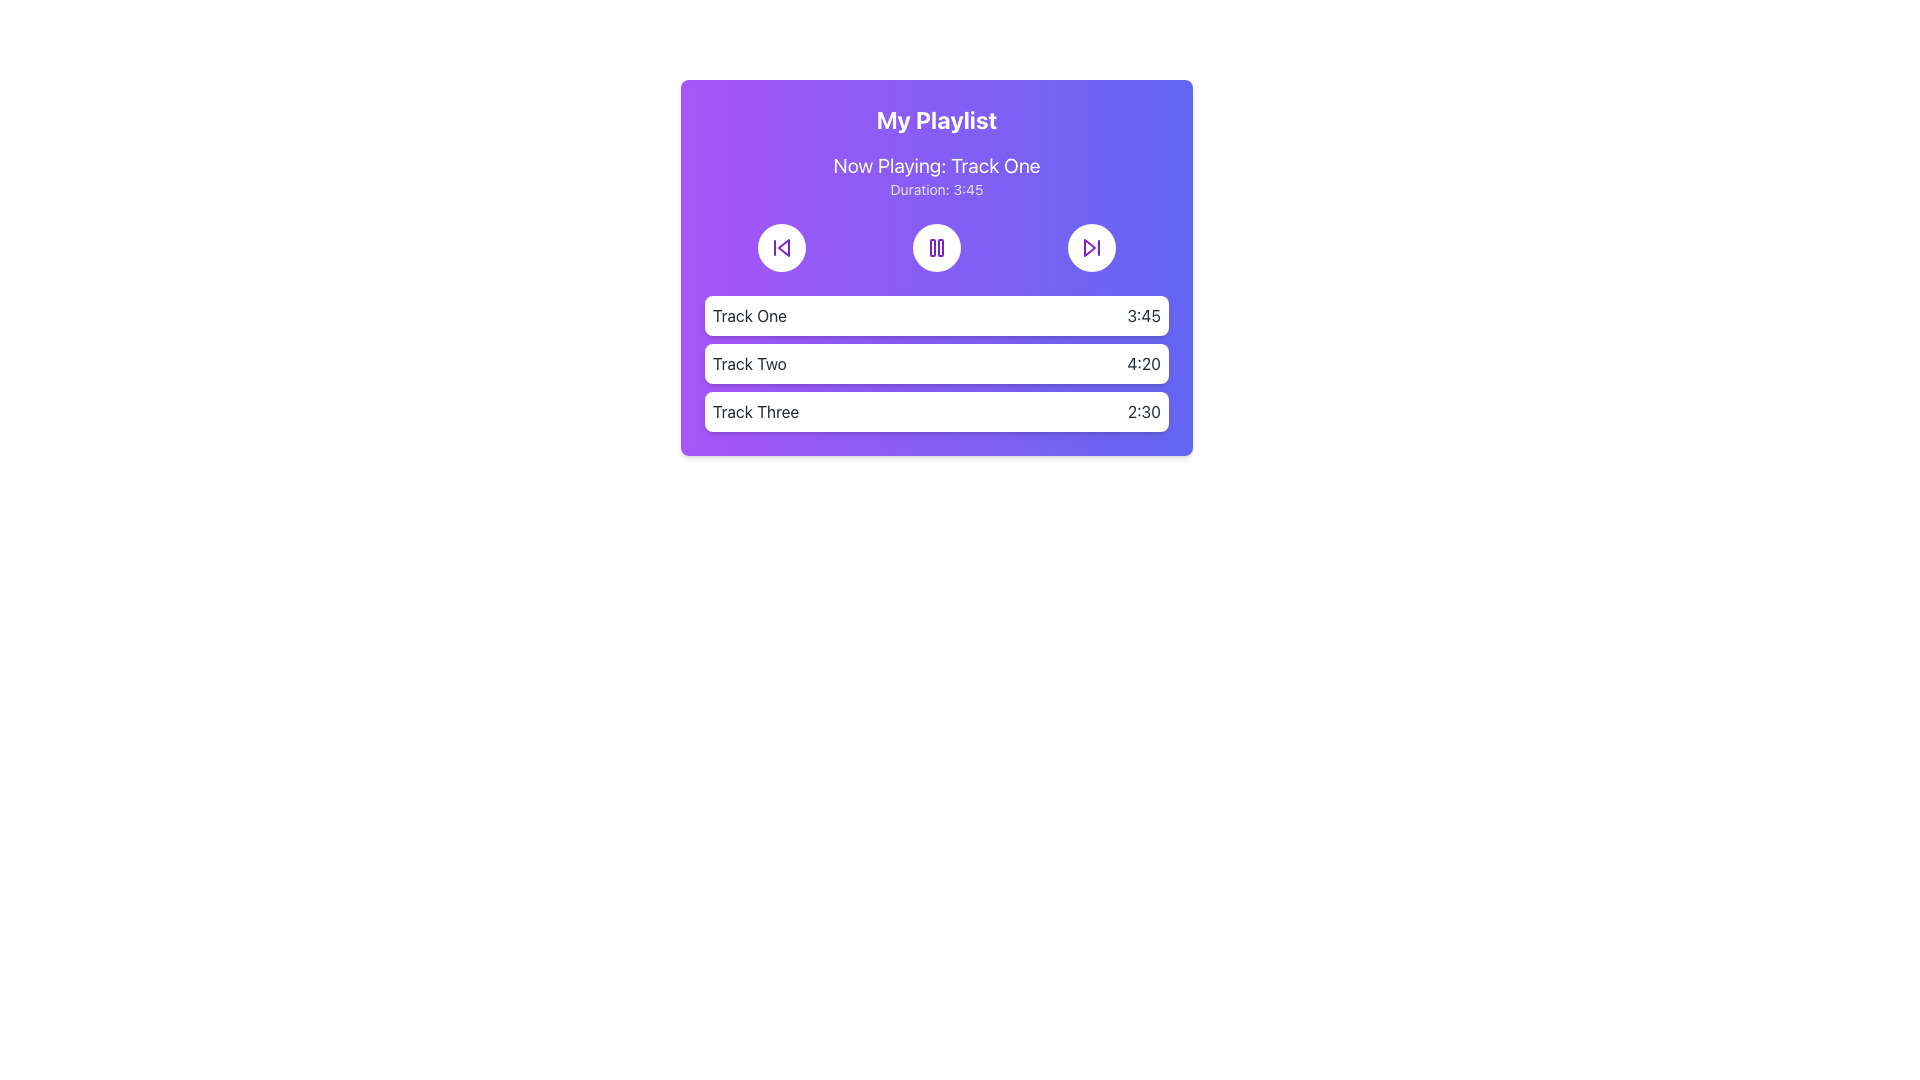 This screenshot has height=1080, width=1920. Describe the element at coordinates (1144, 315) in the screenshot. I see `content from the right-aligned text label indicating the duration of the track in minutes and seconds, which is located adjacent to the 'Track One' title` at that location.